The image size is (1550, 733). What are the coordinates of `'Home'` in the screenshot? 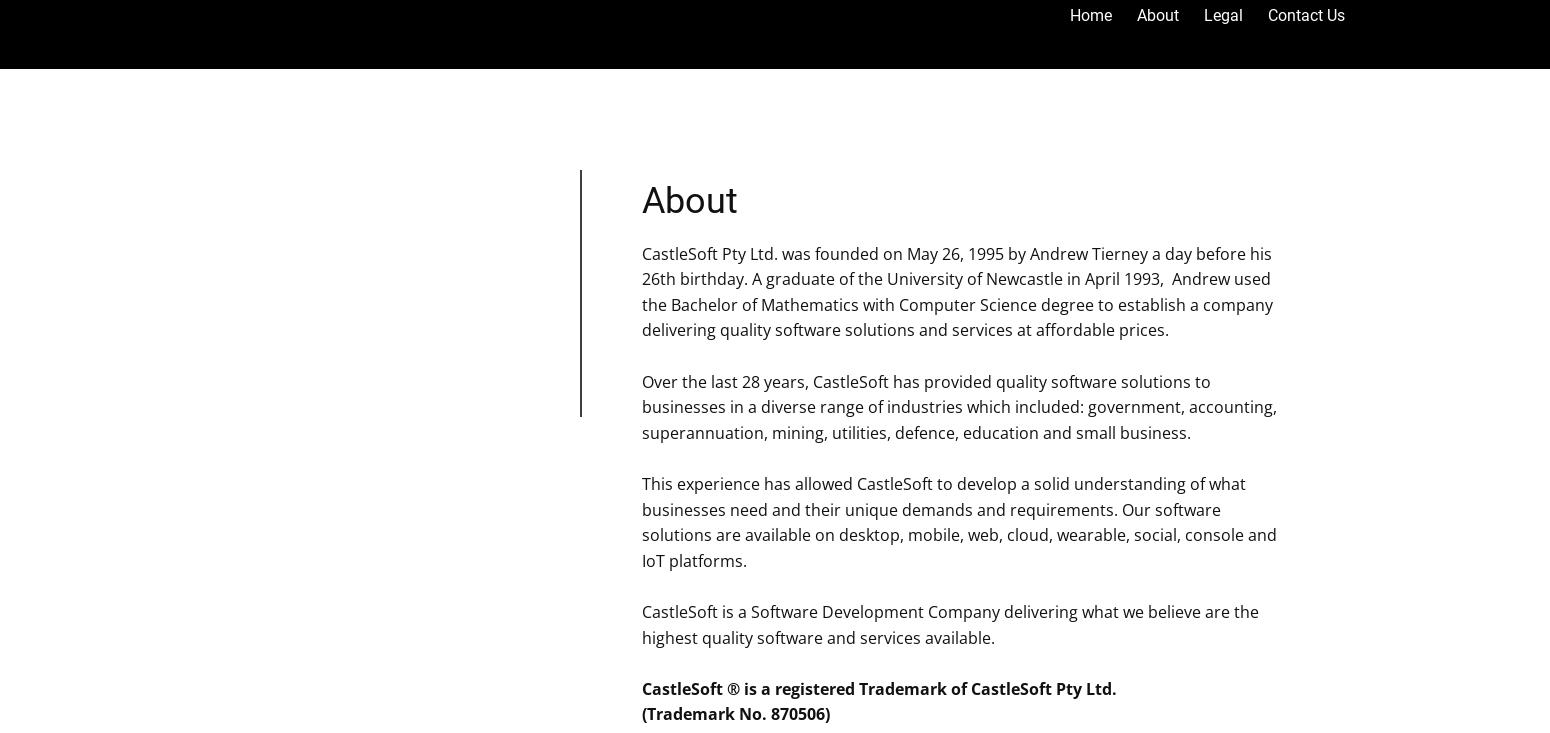 It's located at (1090, 14).